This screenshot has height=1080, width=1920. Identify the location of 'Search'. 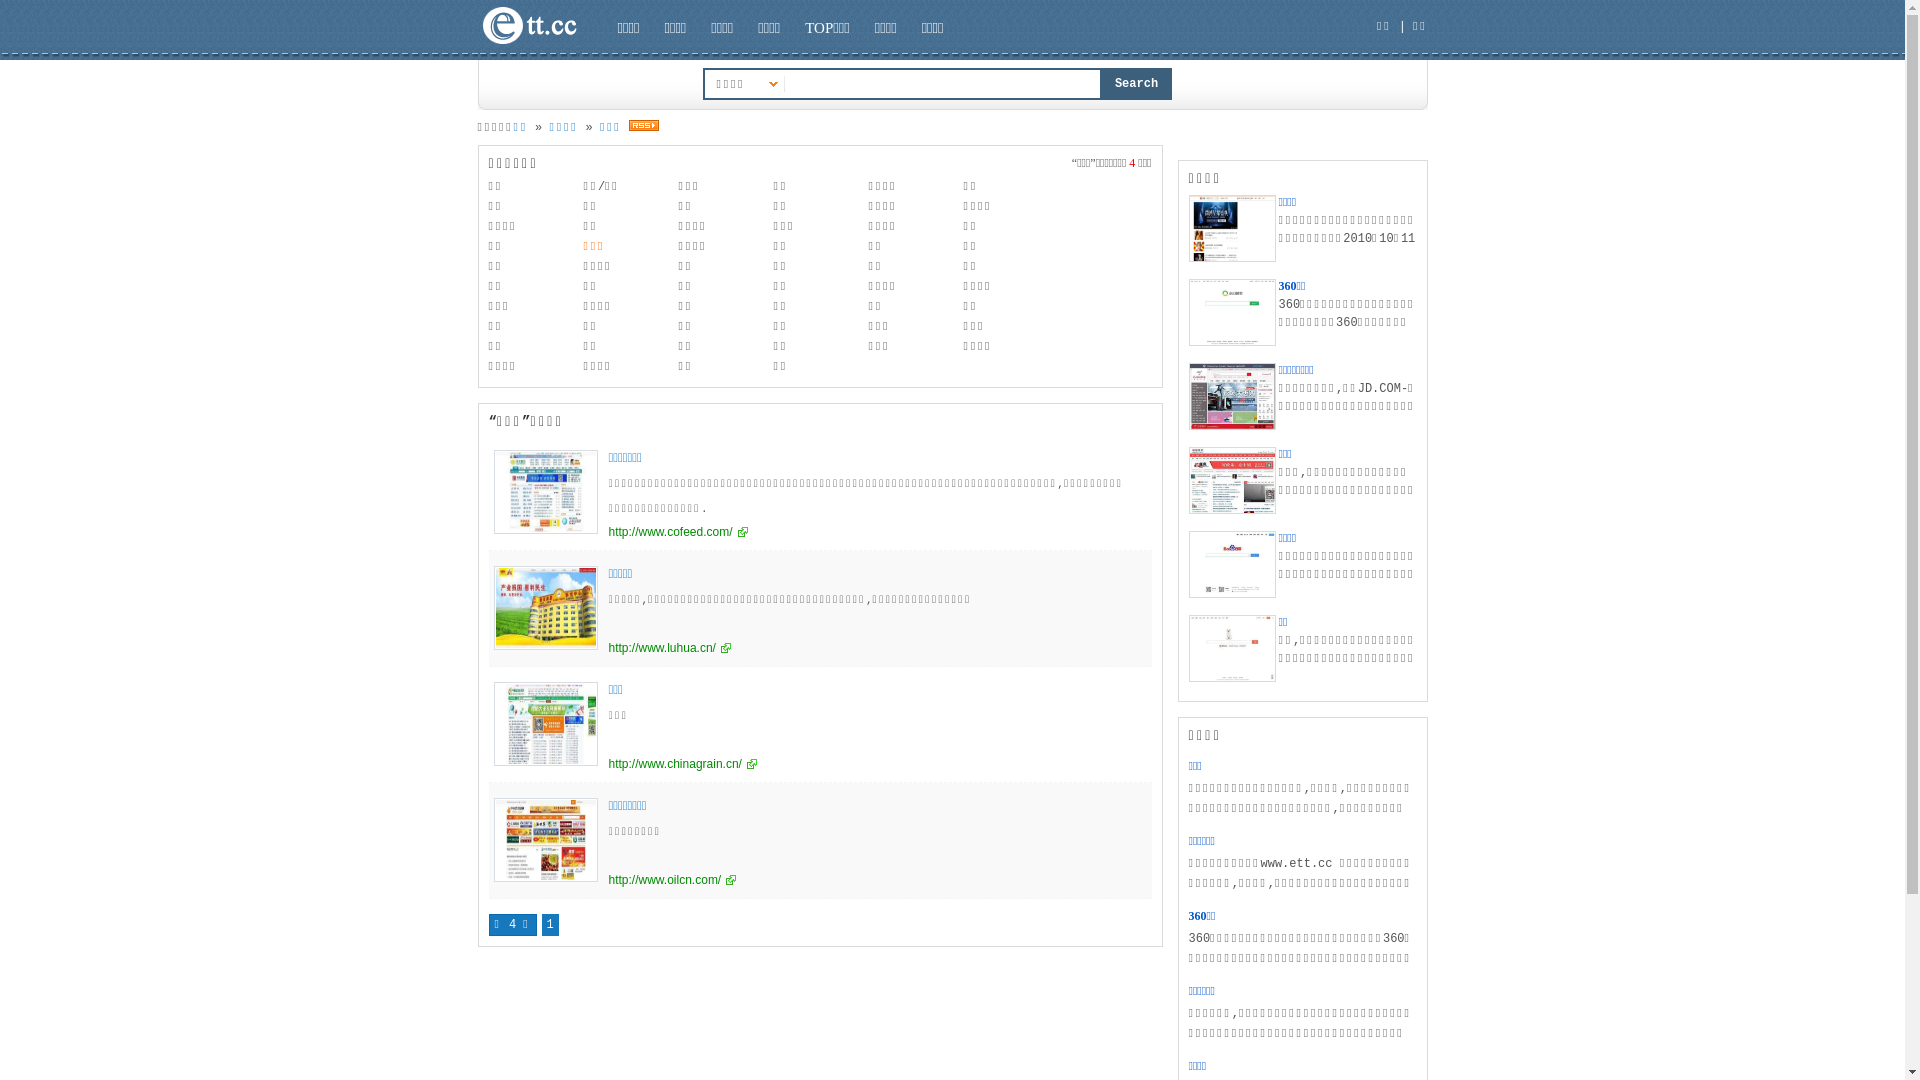
(1137, 83).